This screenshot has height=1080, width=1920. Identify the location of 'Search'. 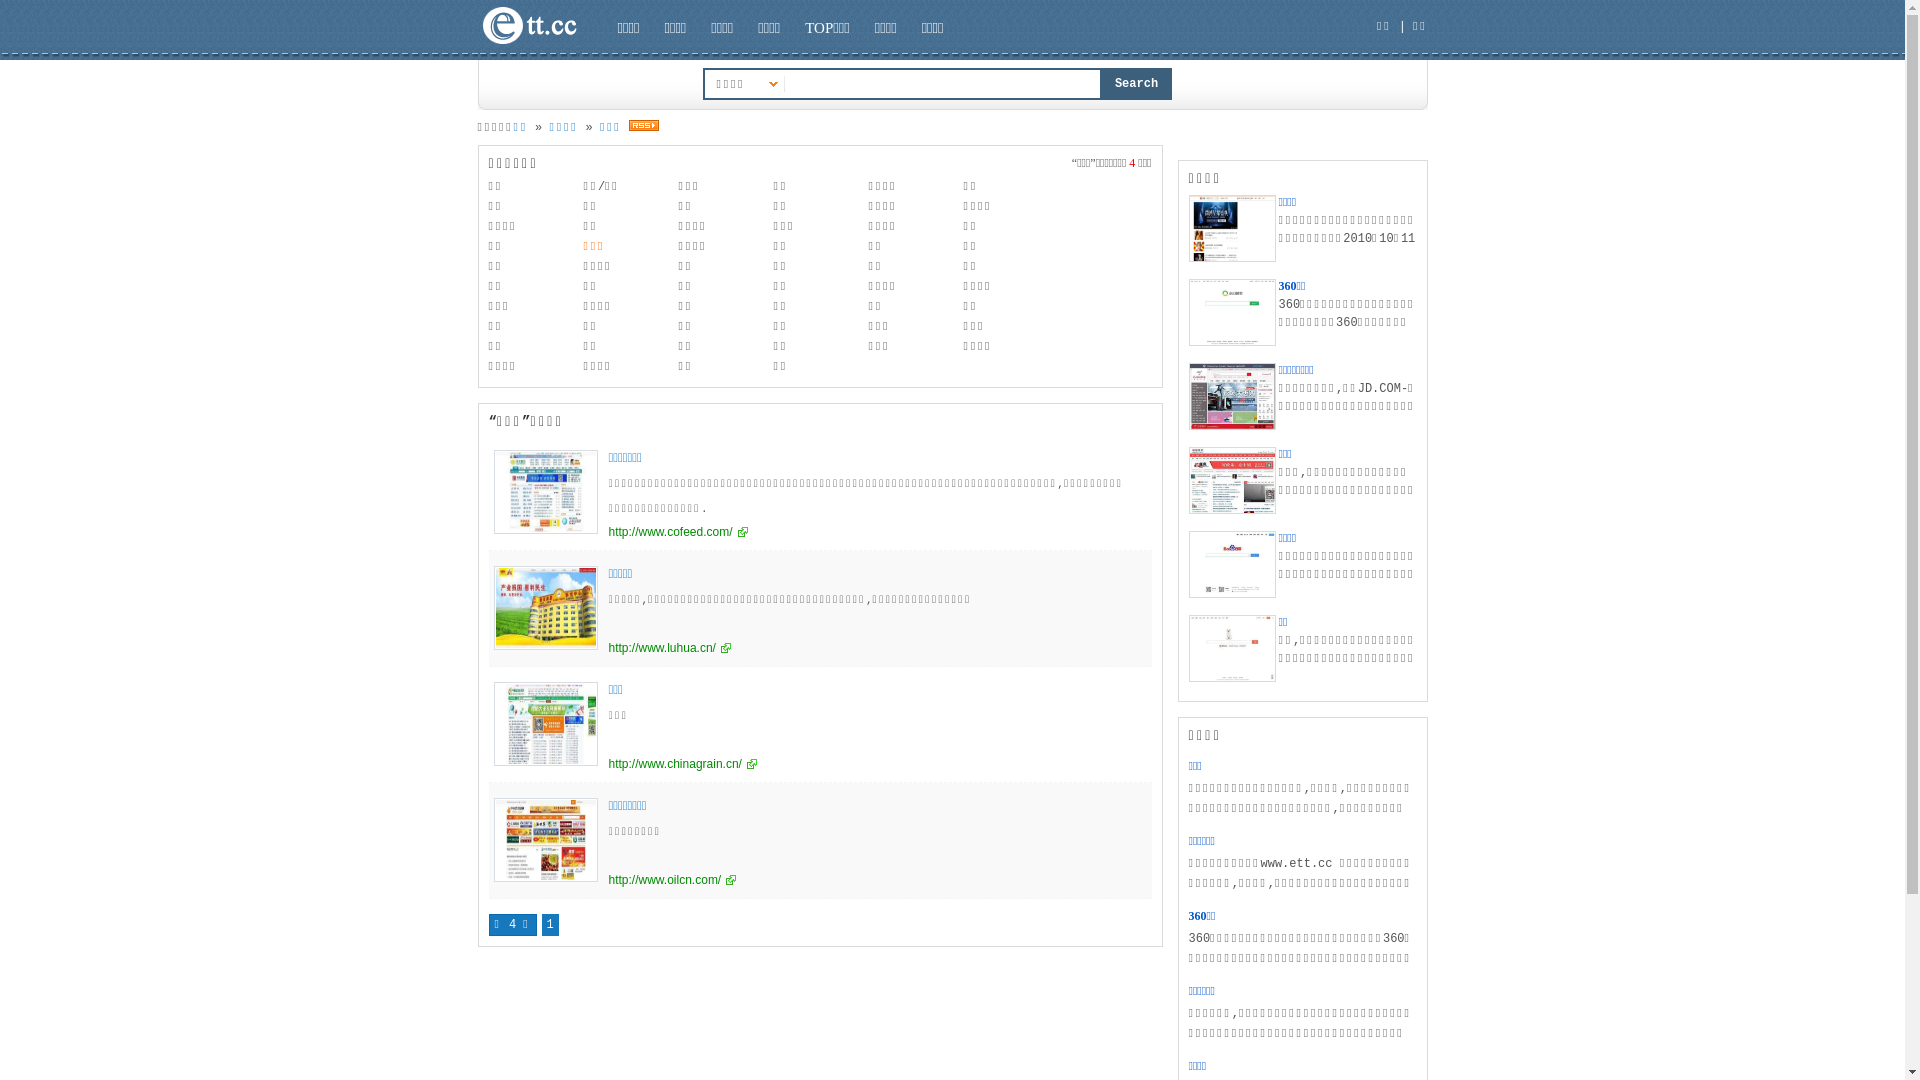
(1137, 83).